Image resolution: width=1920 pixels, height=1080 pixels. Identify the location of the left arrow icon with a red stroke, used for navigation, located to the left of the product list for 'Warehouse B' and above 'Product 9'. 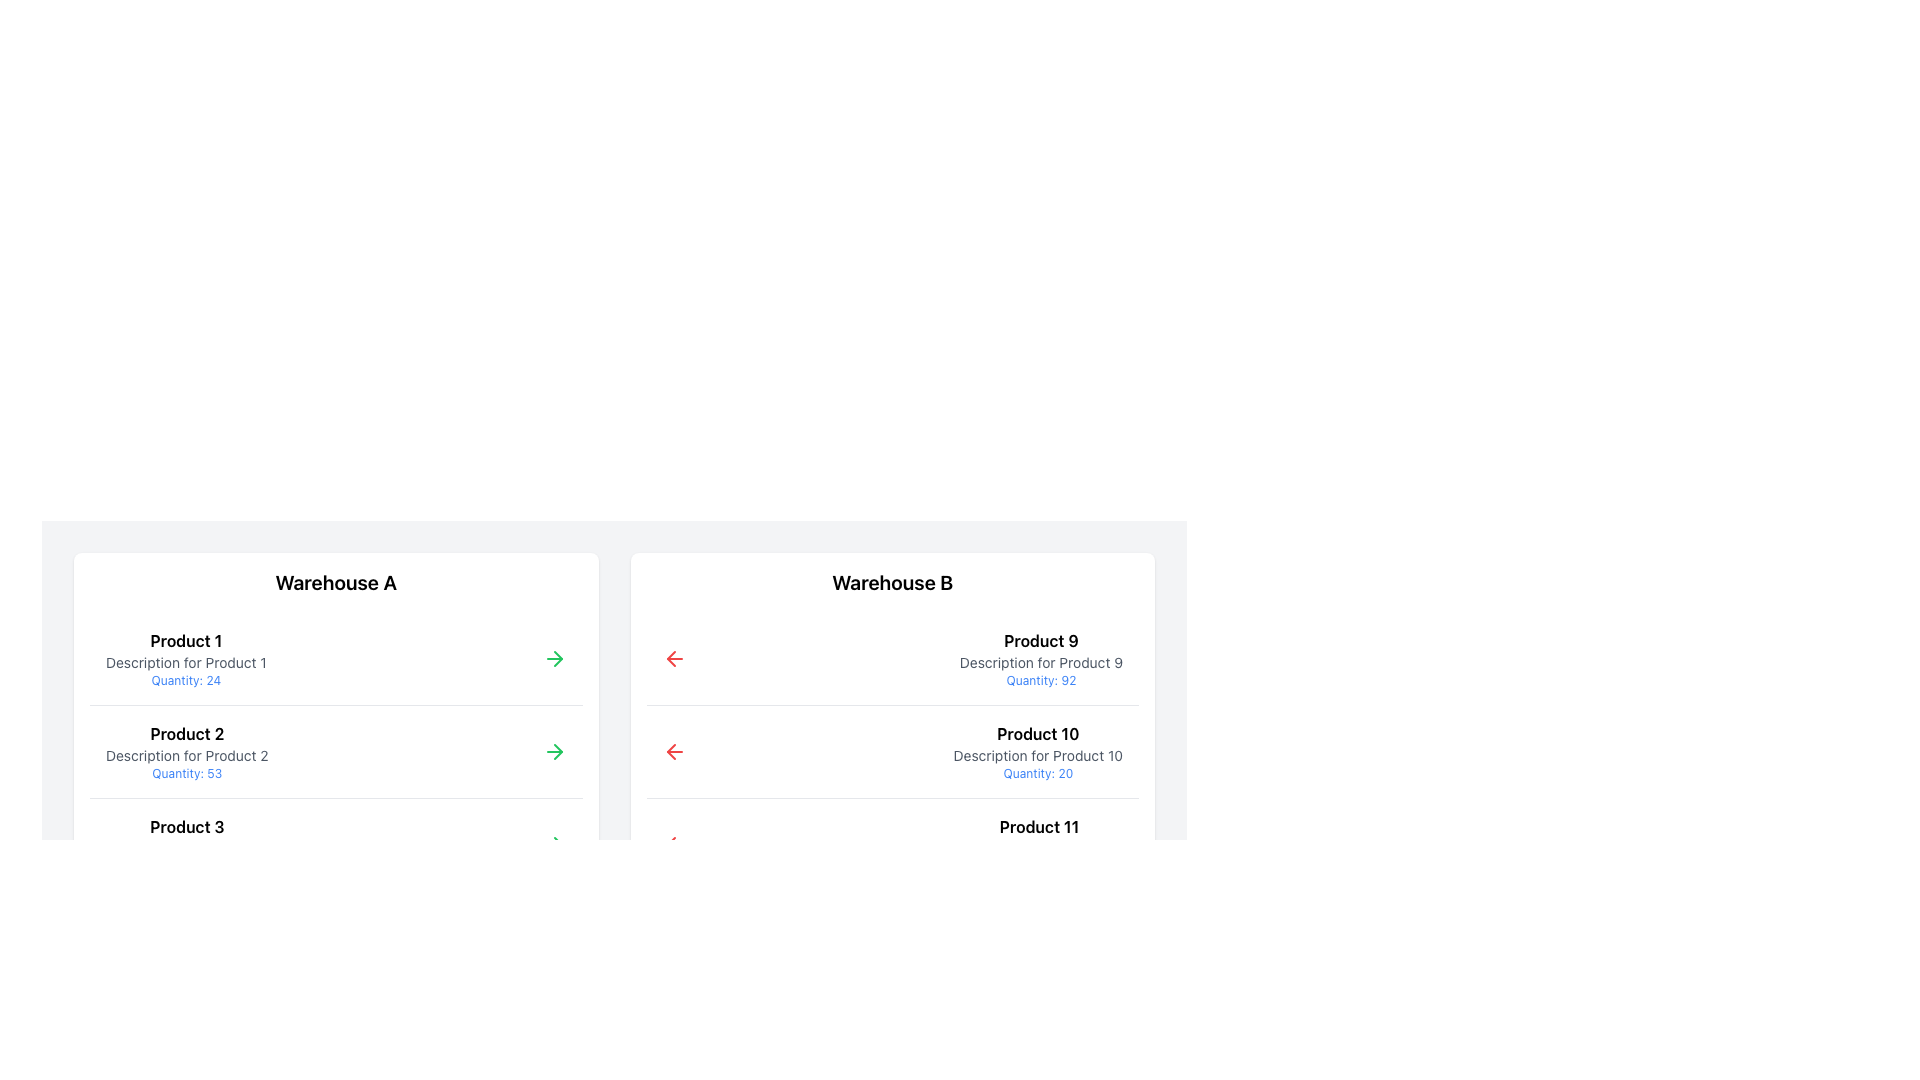
(671, 937).